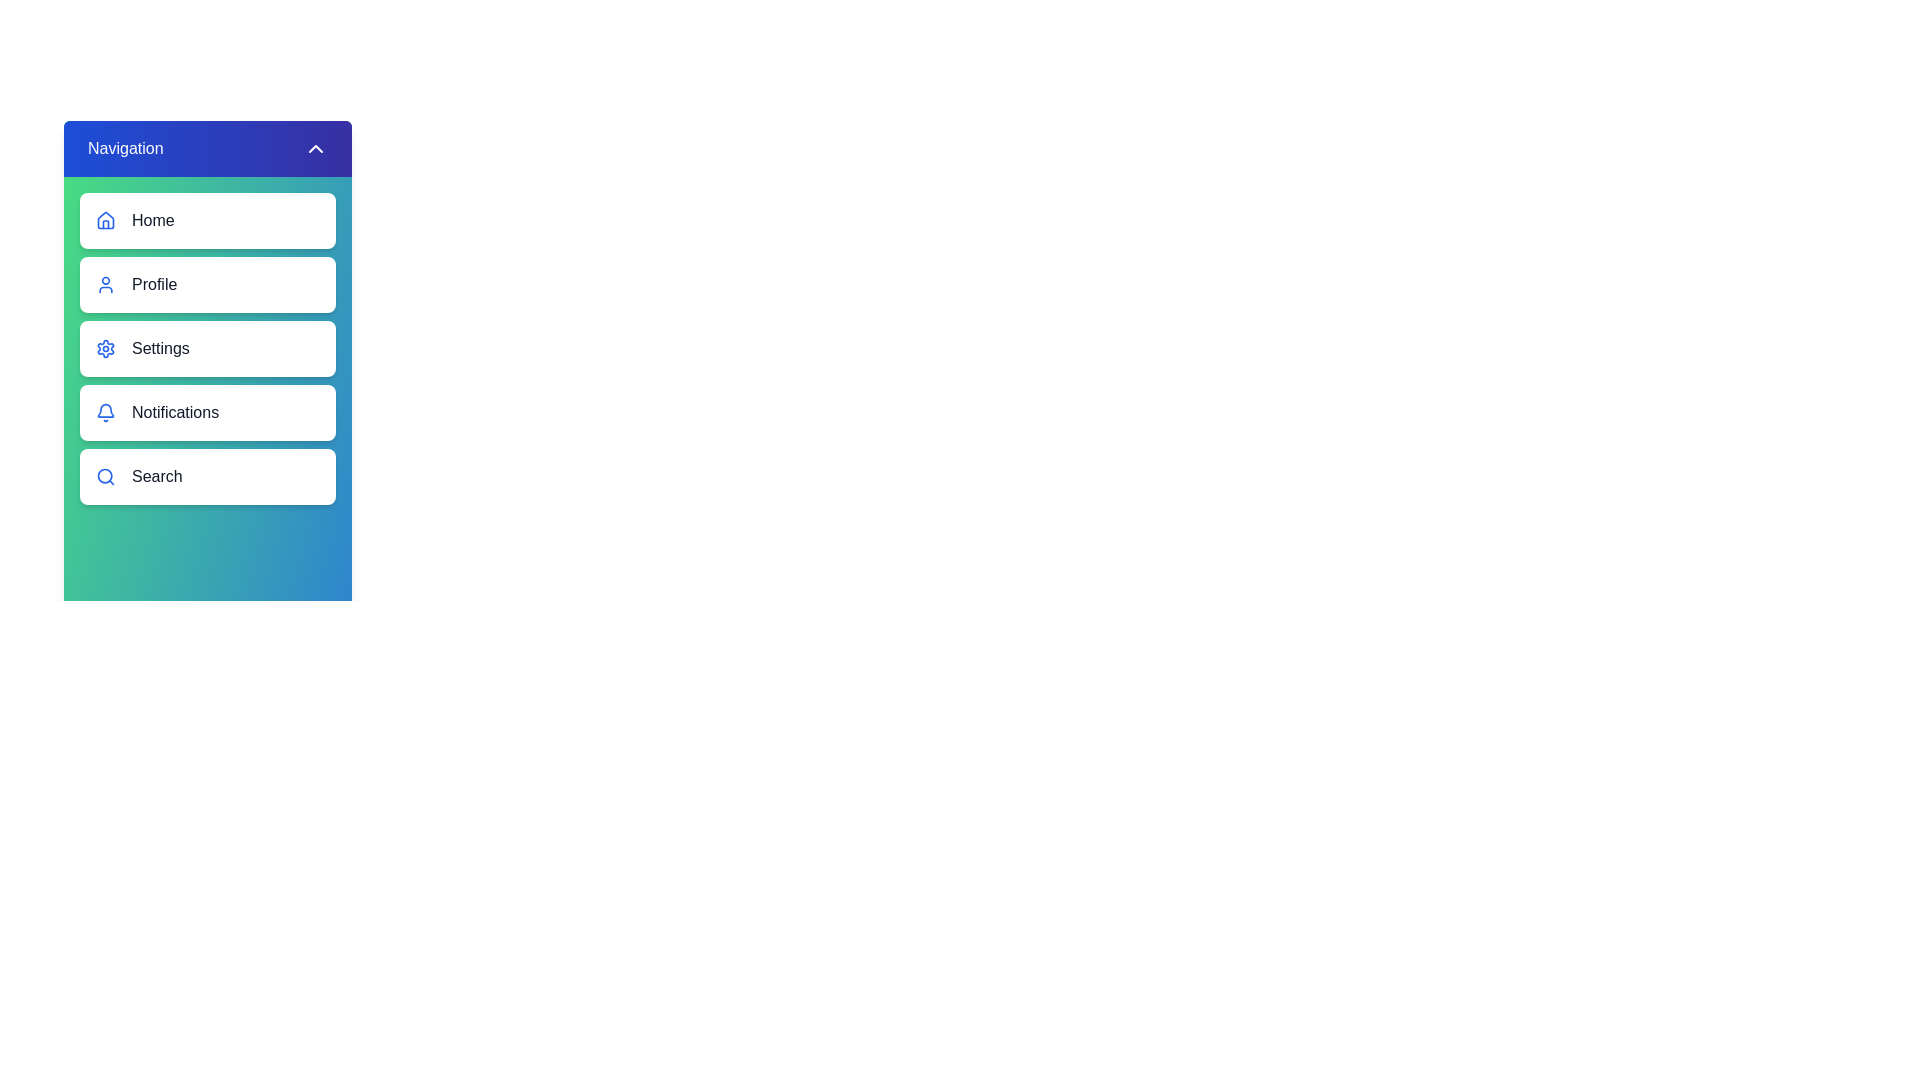  Describe the element at coordinates (104, 285) in the screenshot. I see `the user profile icon with a blue outline located to the left of the 'Profile' button` at that location.